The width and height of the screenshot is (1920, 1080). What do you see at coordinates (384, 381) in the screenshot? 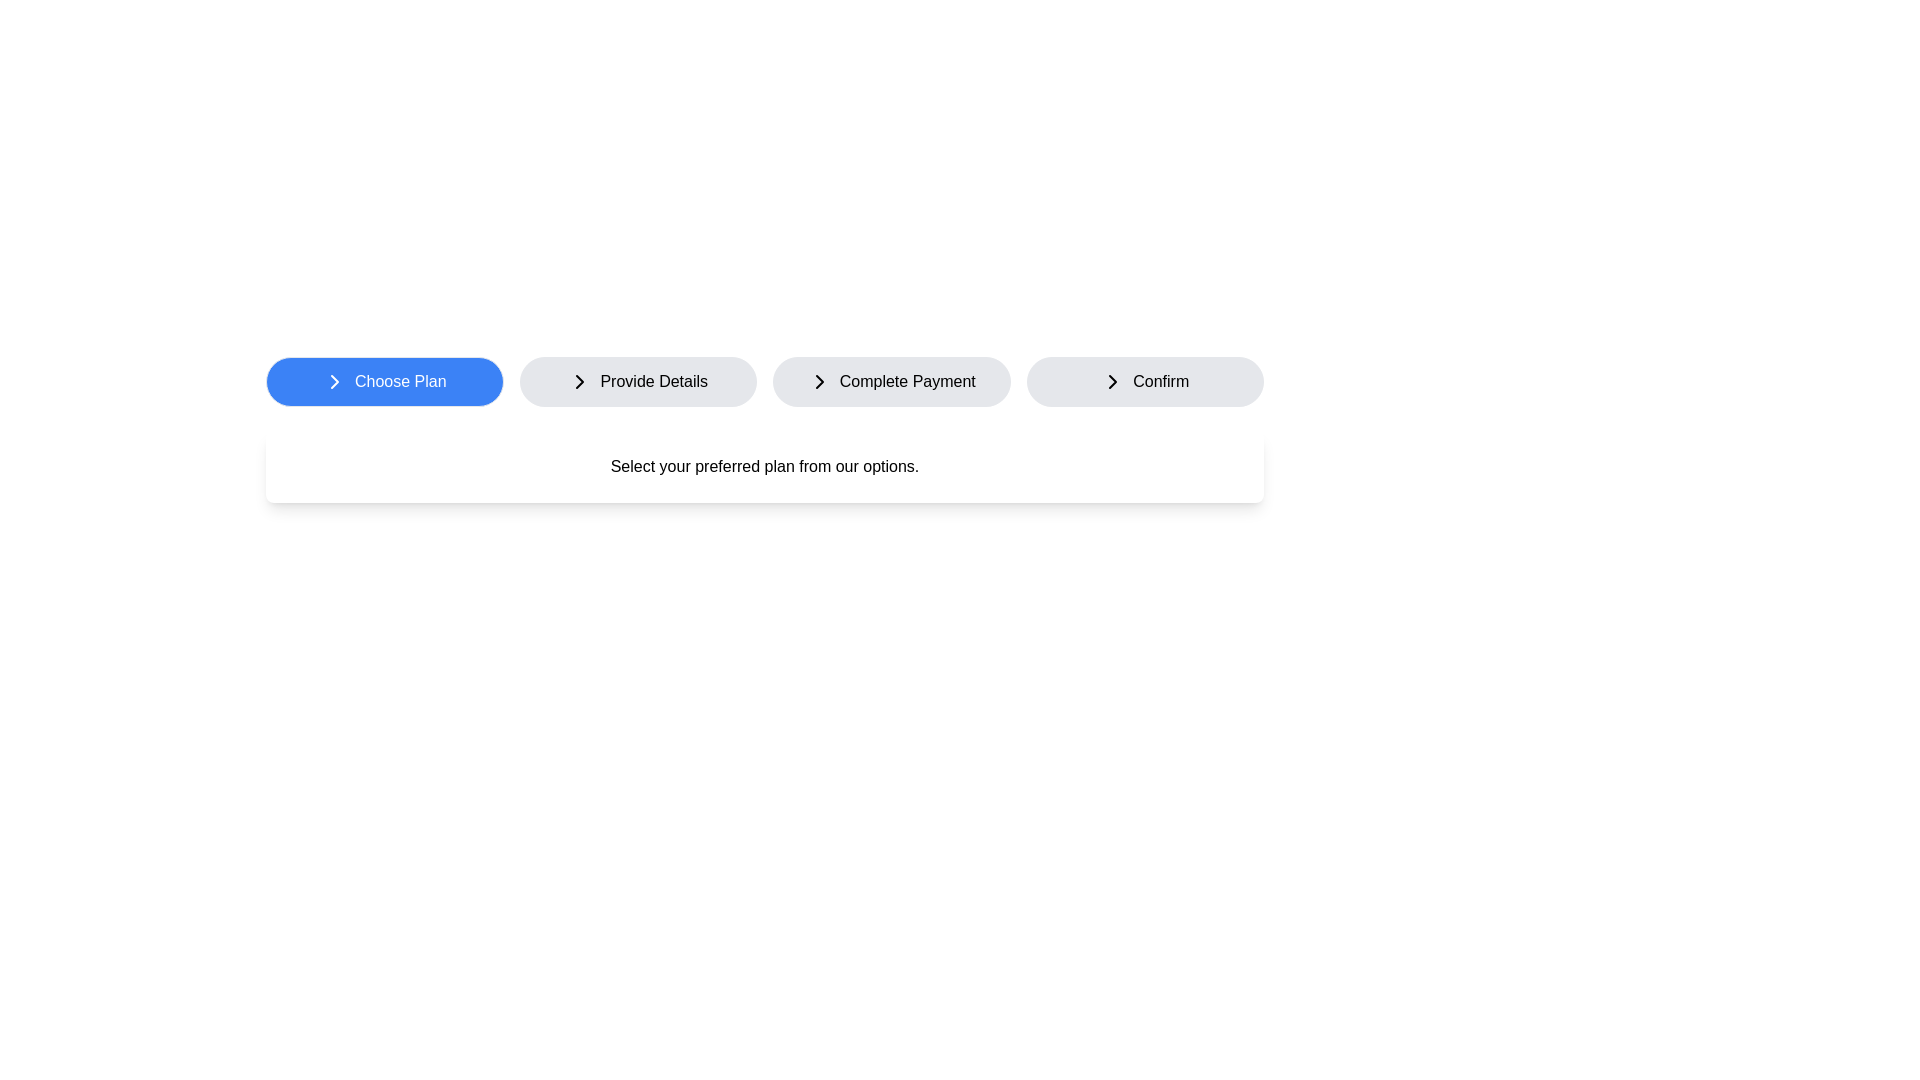
I see `the step button corresponding to Choose Plan` at bounding box center [384, 381].